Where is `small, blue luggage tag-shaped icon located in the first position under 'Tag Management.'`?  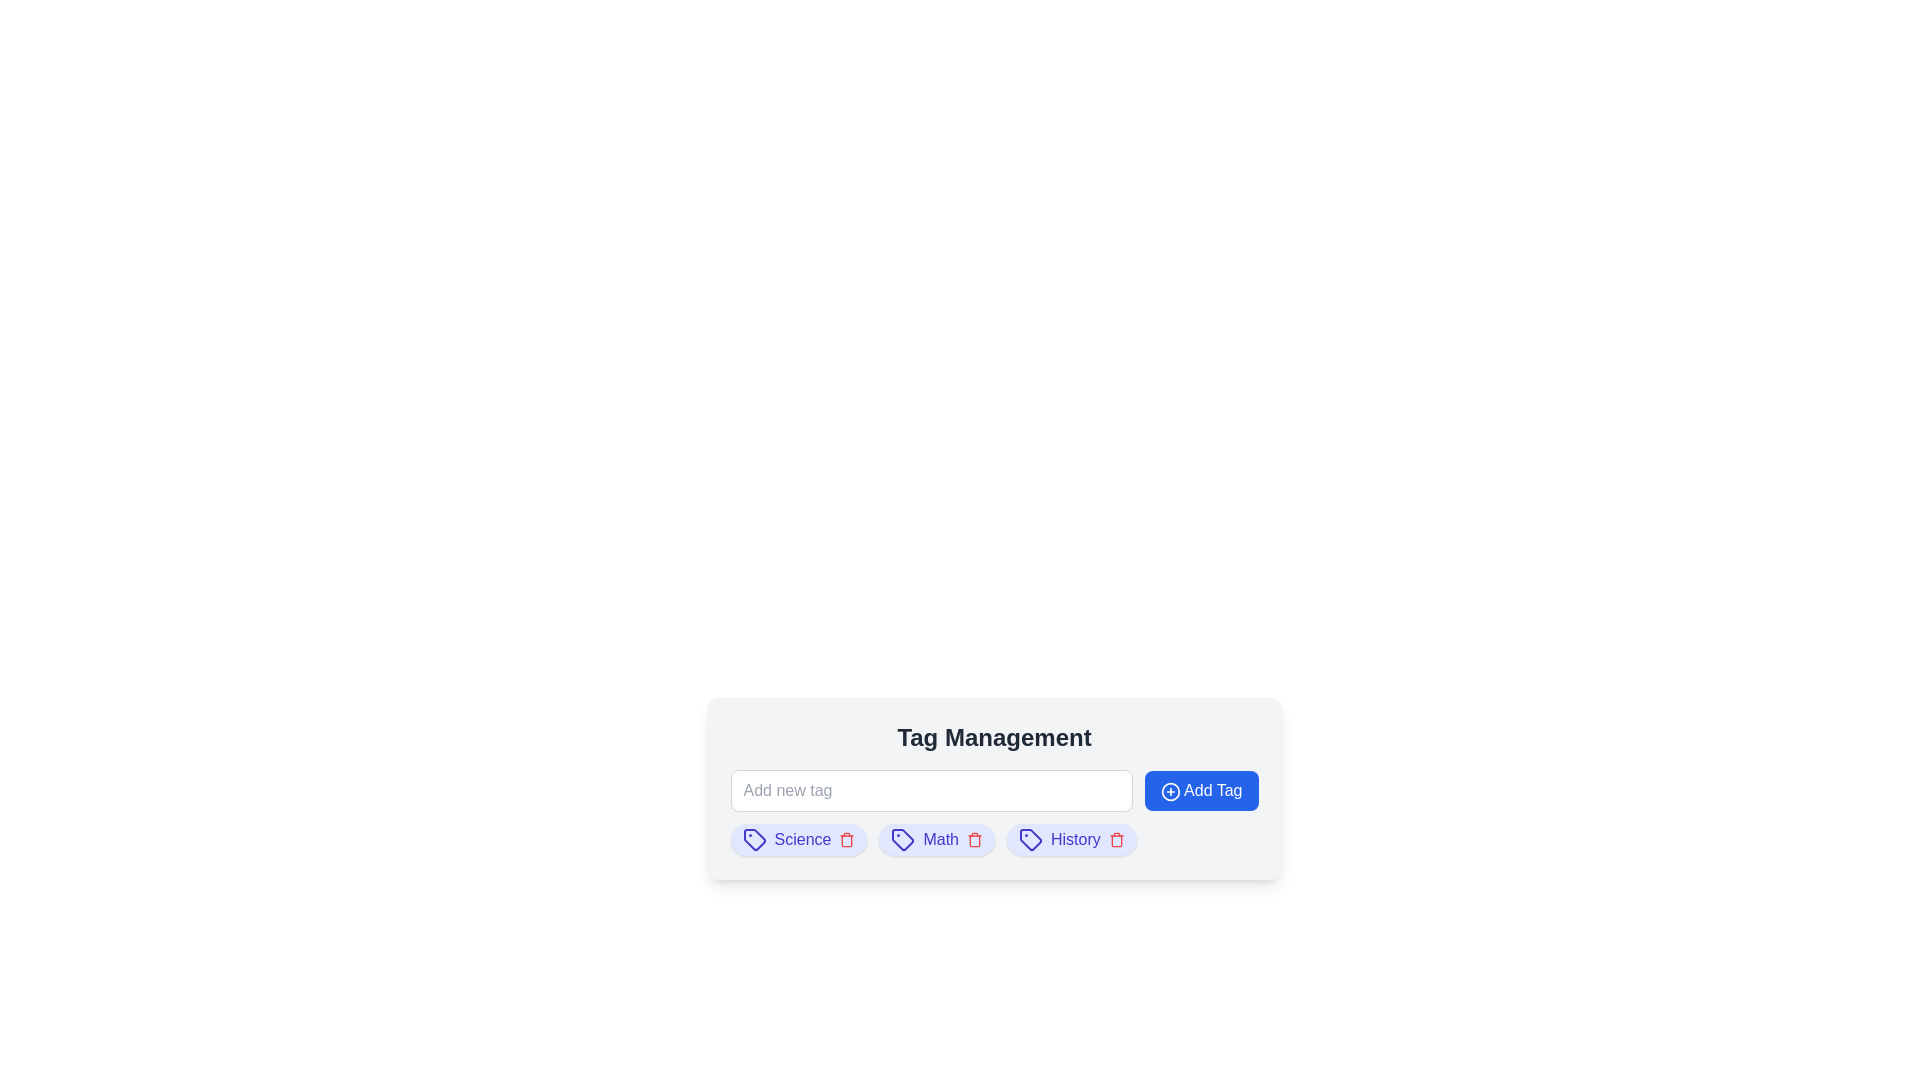 small, blue luggage tag-shaped icon located in the first position under 'Tag Management.' is located at coordinates (752, 839).